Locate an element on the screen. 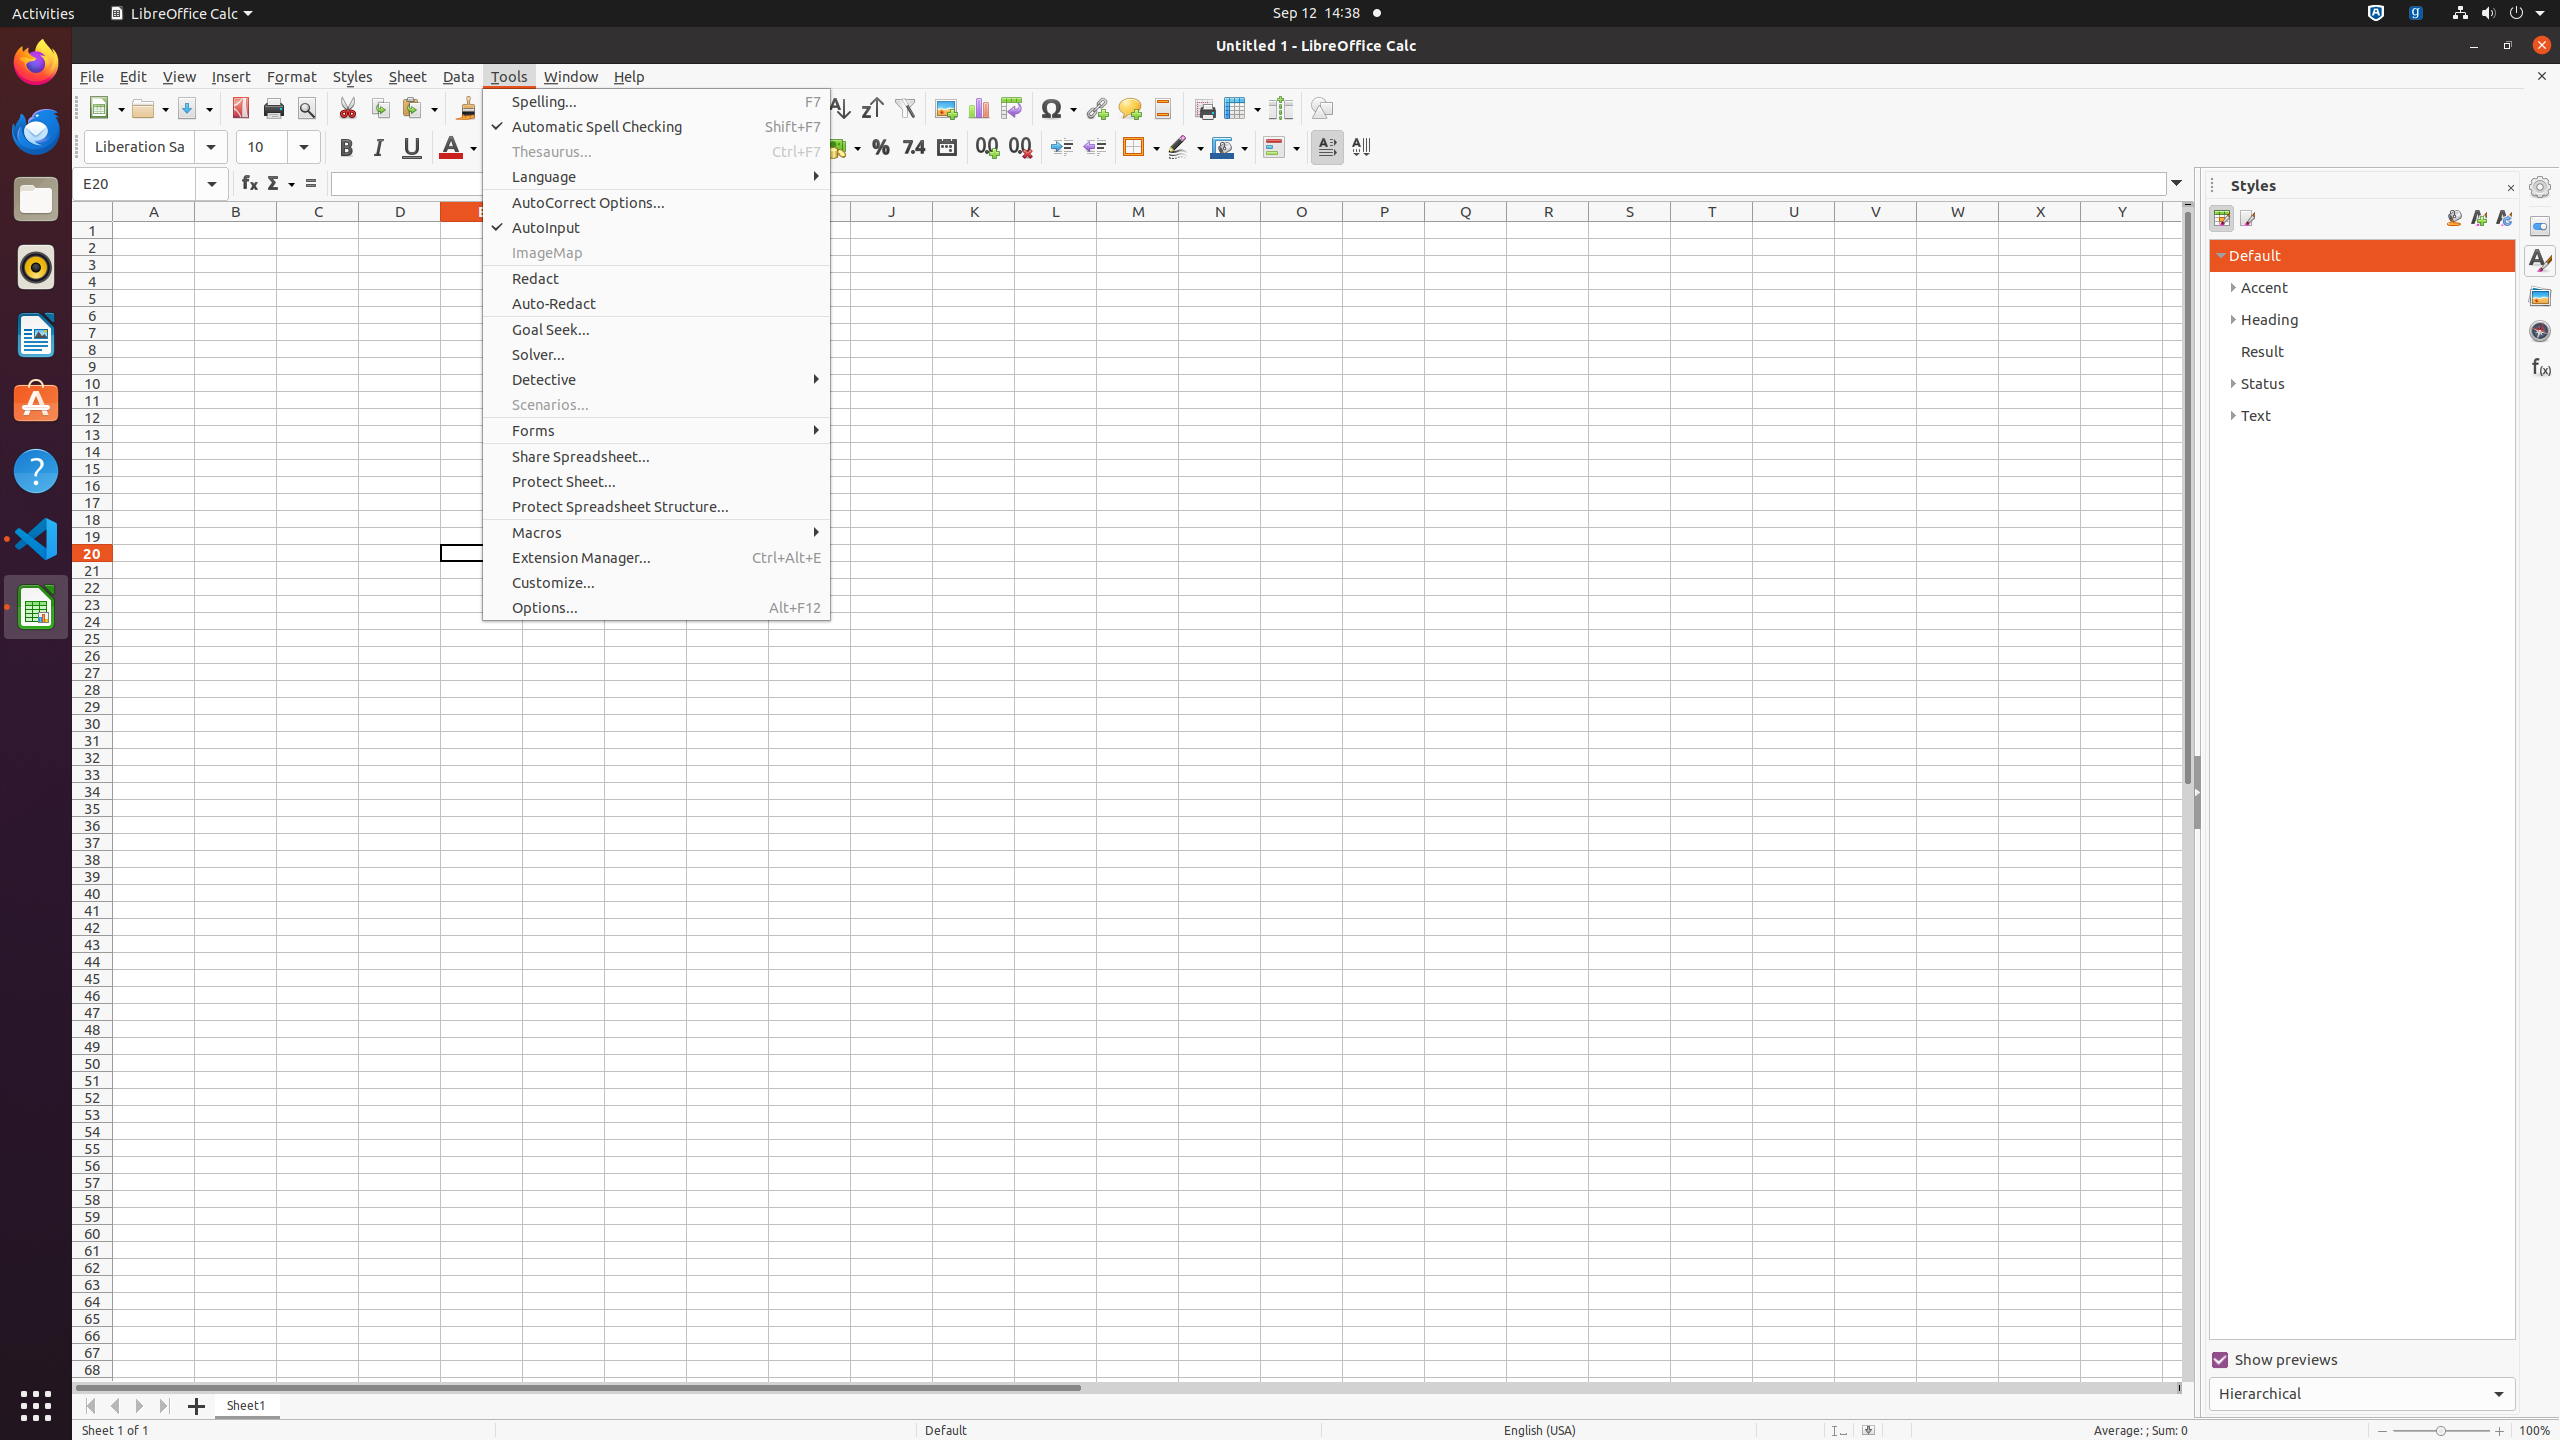 The image size is (2560, 1440). 'Text direction from top to bottom' is located at coordinates (1360, 146).